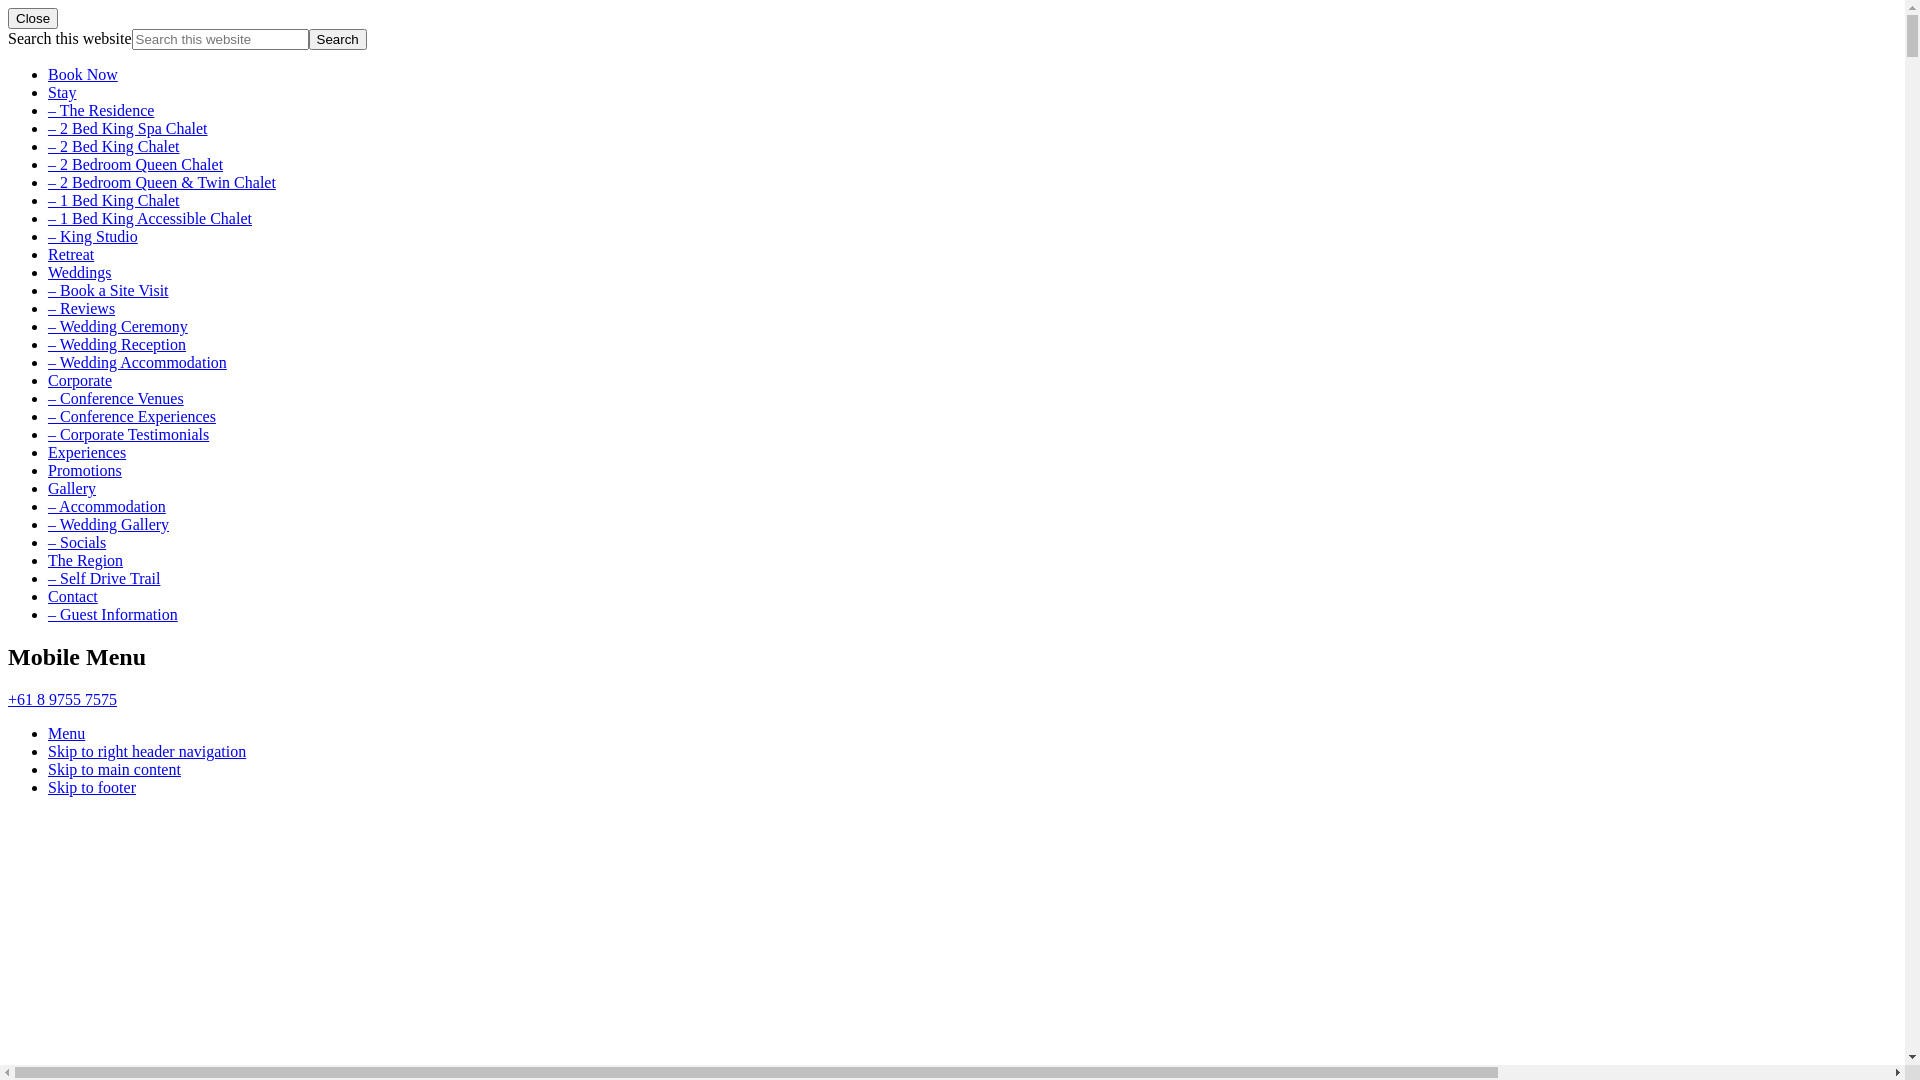 The image size is (1920, 1080). Describe the element at coordinates (72, 595) in the screenshot. I see `'Contact'` at that location.